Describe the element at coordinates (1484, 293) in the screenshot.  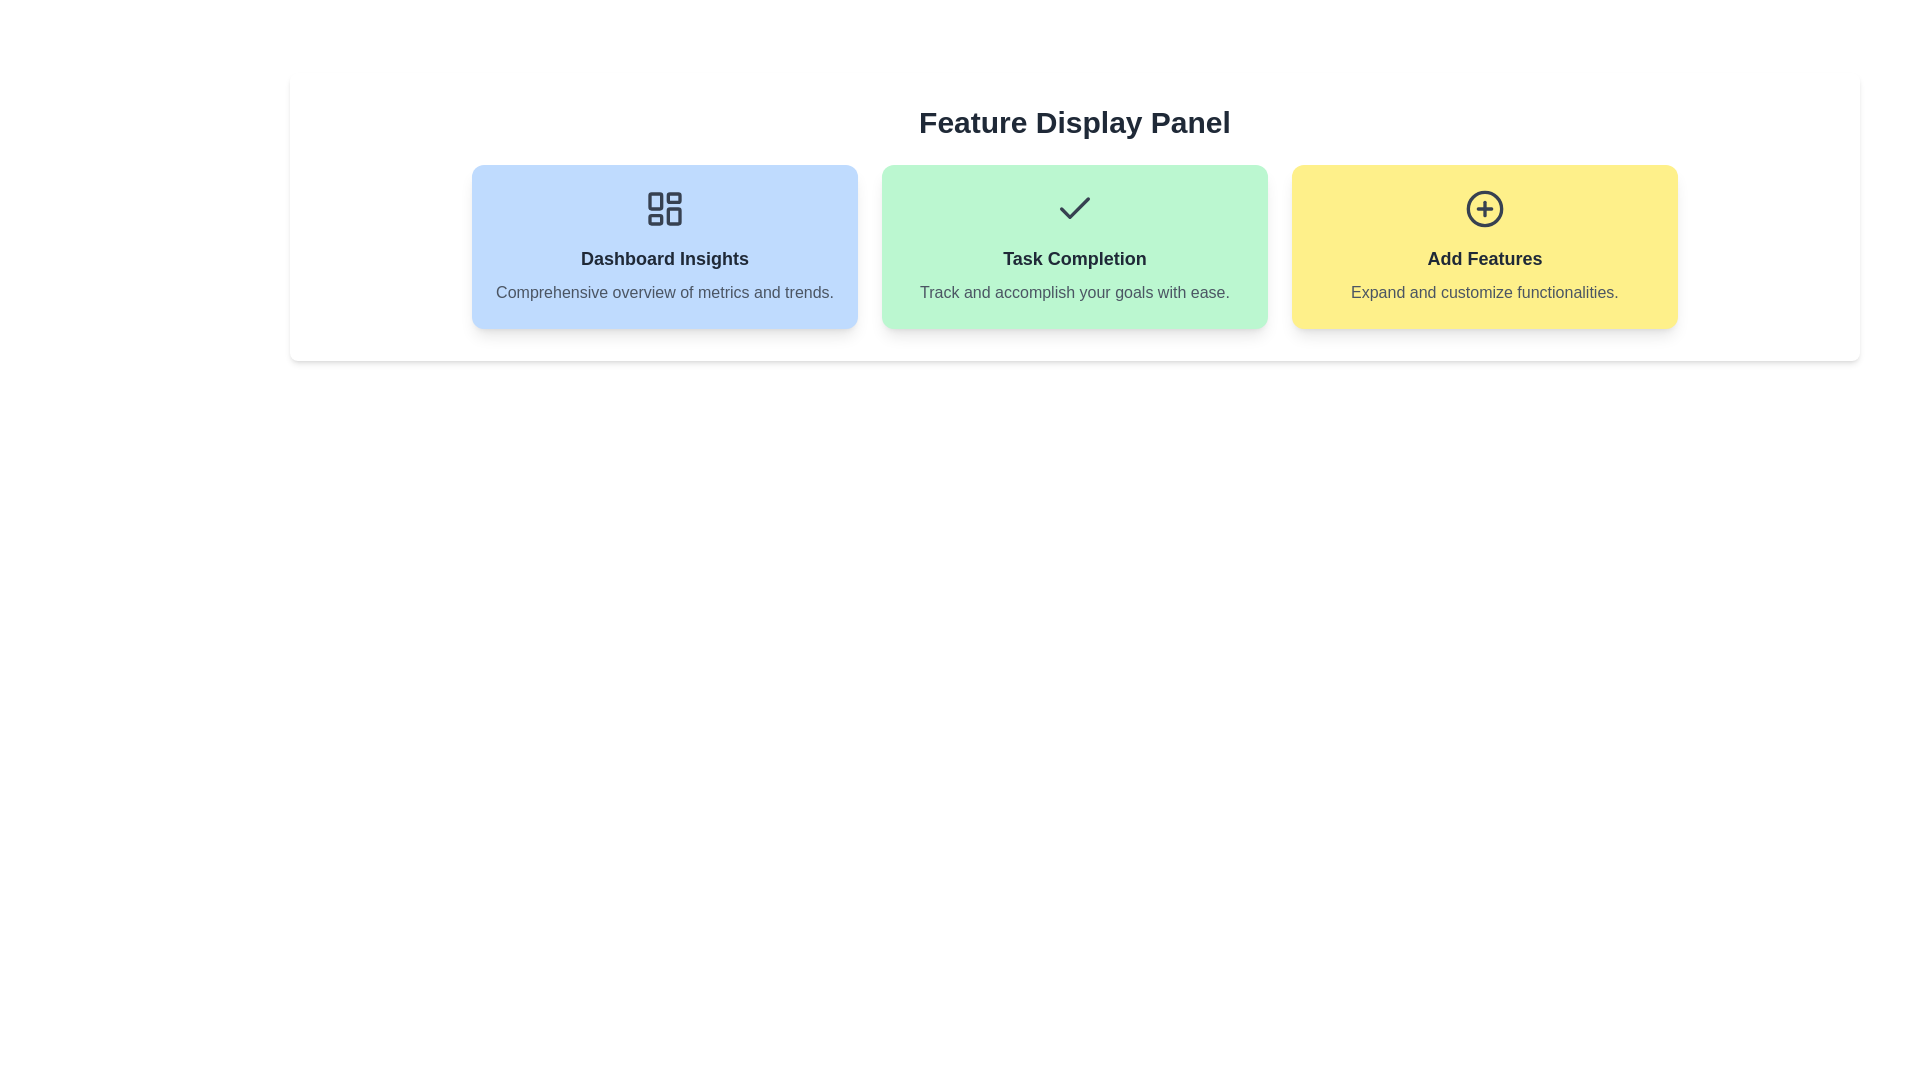
I see `the descriptive text label for the 'Add Features' card, located at the bottom segment of the card` at that location.